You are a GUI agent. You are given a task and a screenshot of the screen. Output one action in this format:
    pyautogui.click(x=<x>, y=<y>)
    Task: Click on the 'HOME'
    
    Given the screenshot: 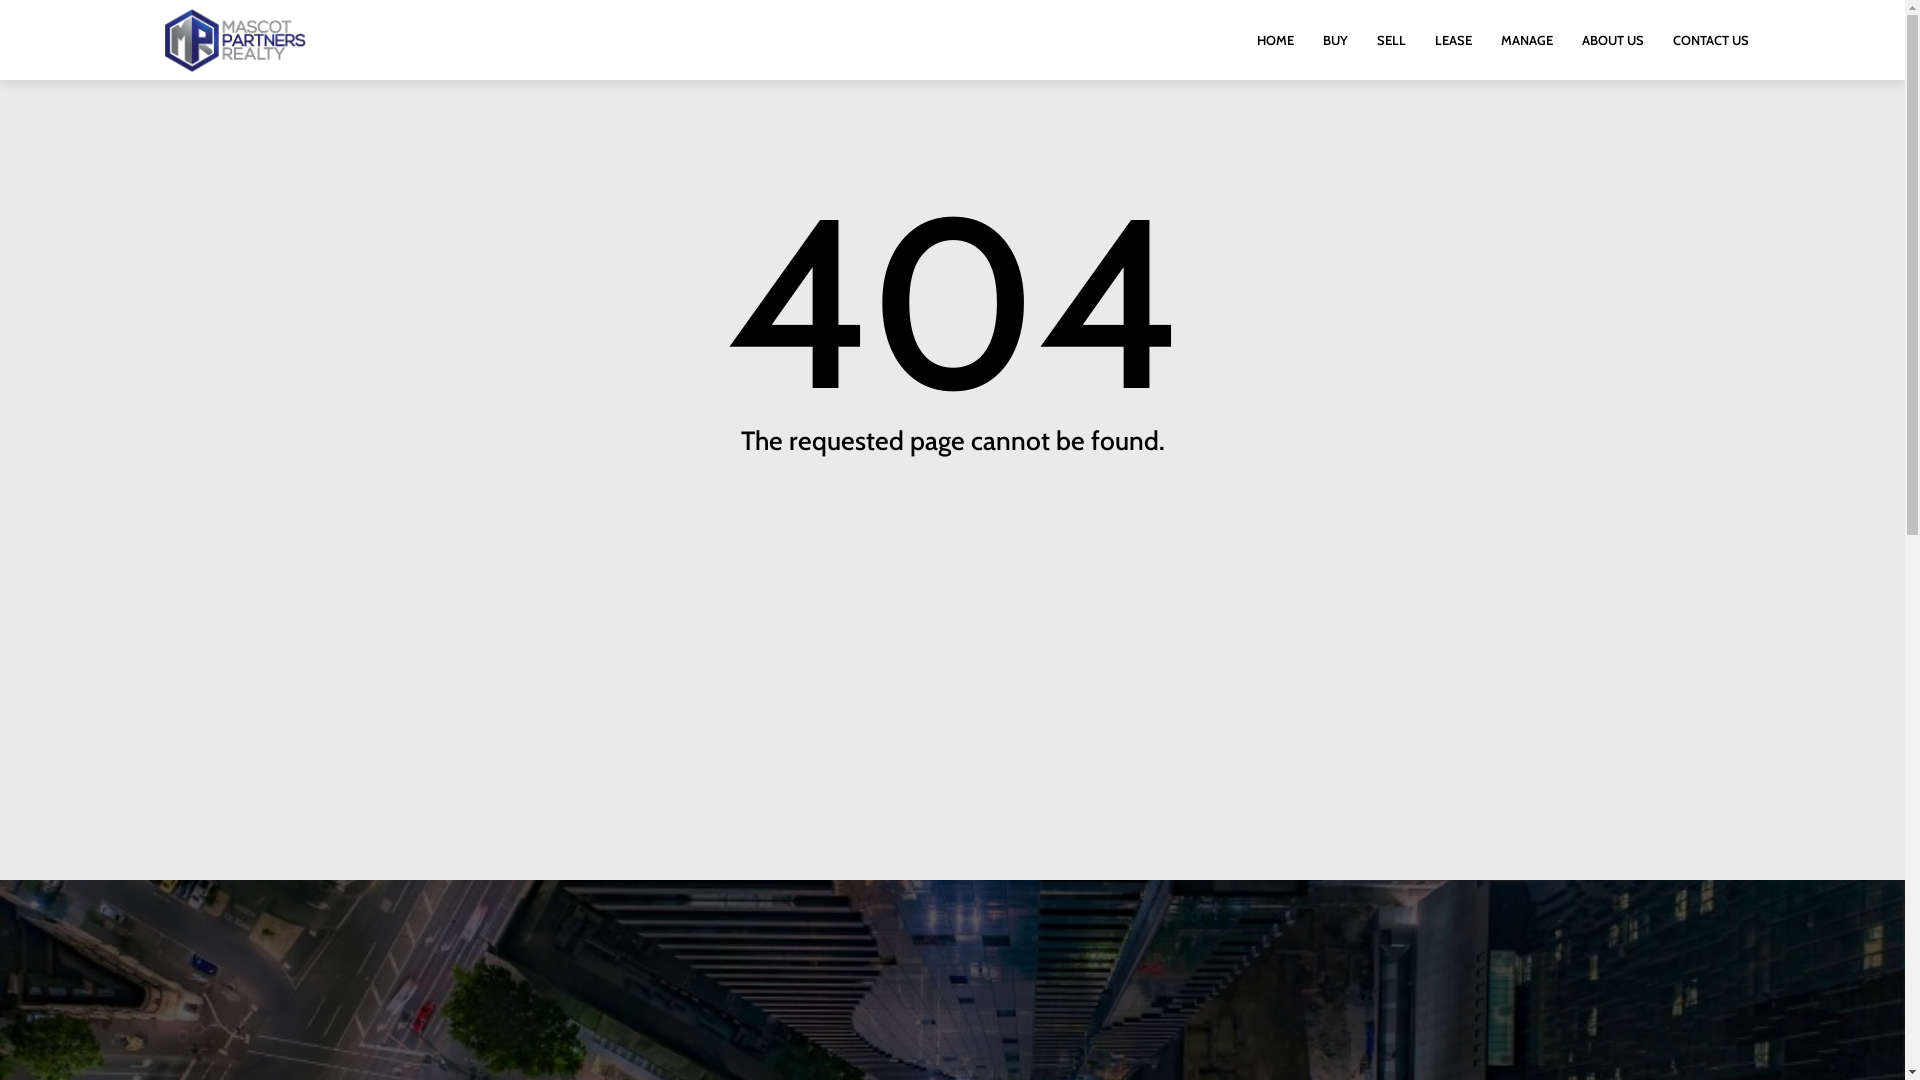 What is the action you would take?
    pyautogui.click(x=1274, y=39)
    